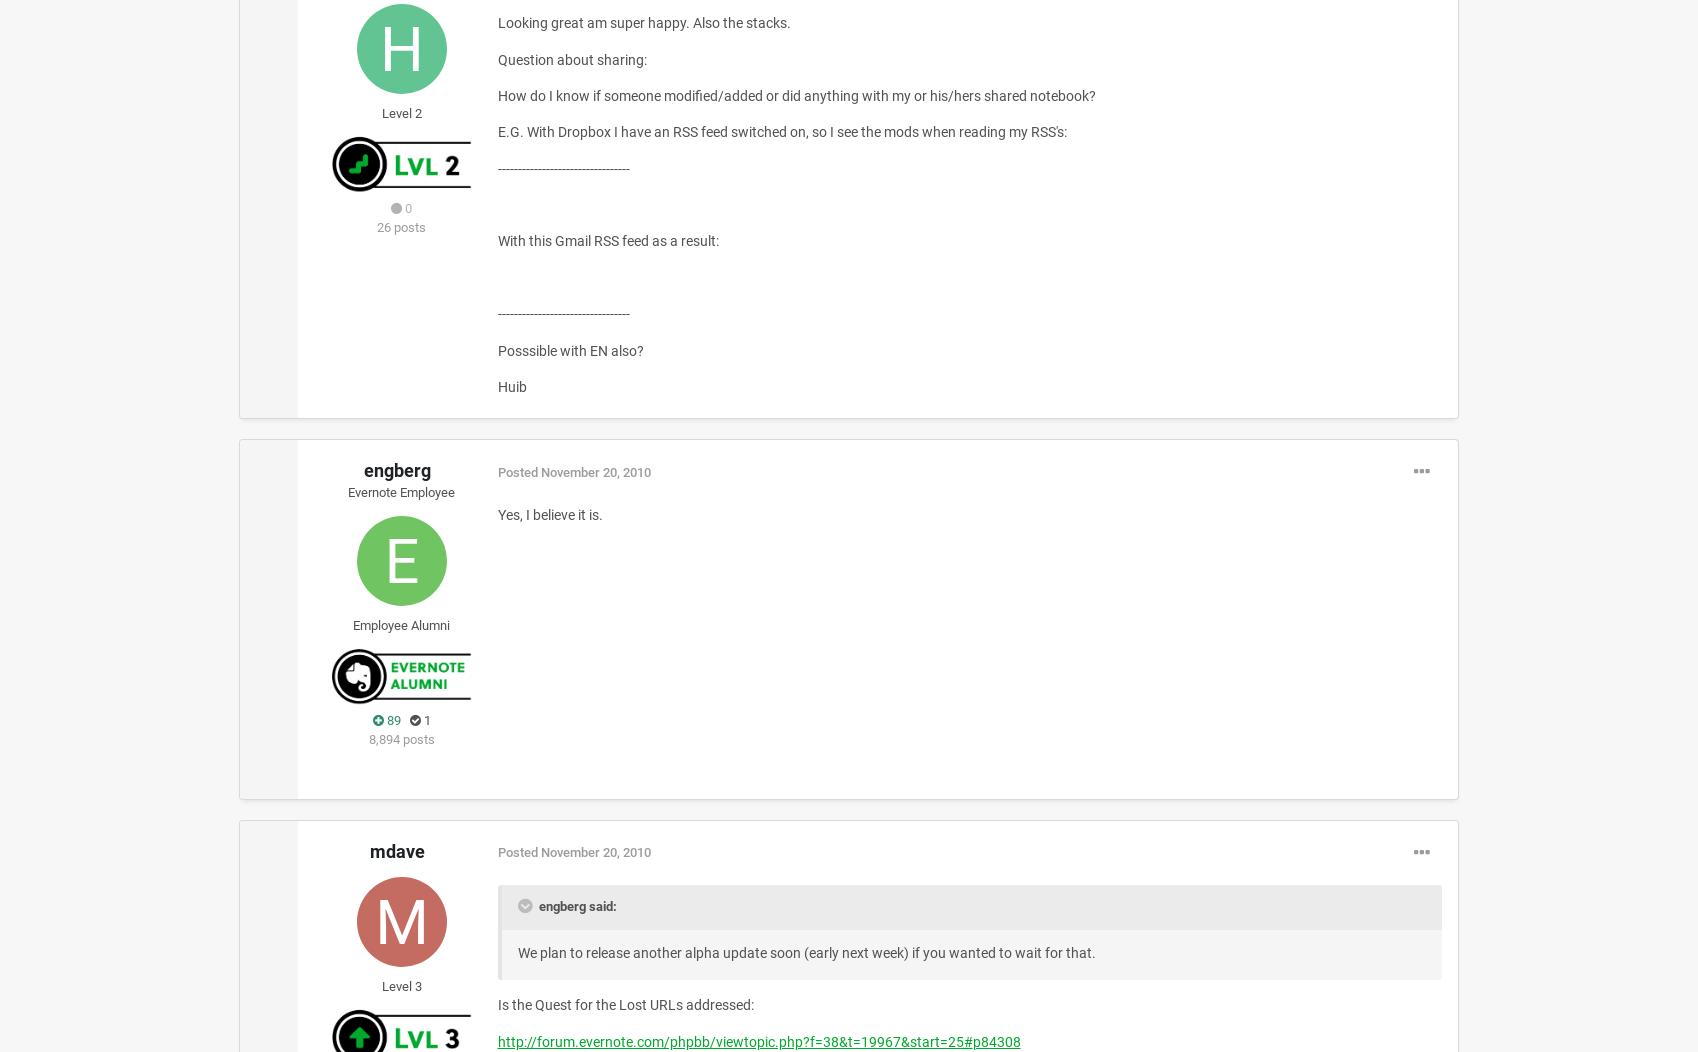 This screenshot has height=1052, width=1698. I want to click on 'We plan to release another alpha update soon (early next week) if you wanted to wait for that.', so click(517, 950).